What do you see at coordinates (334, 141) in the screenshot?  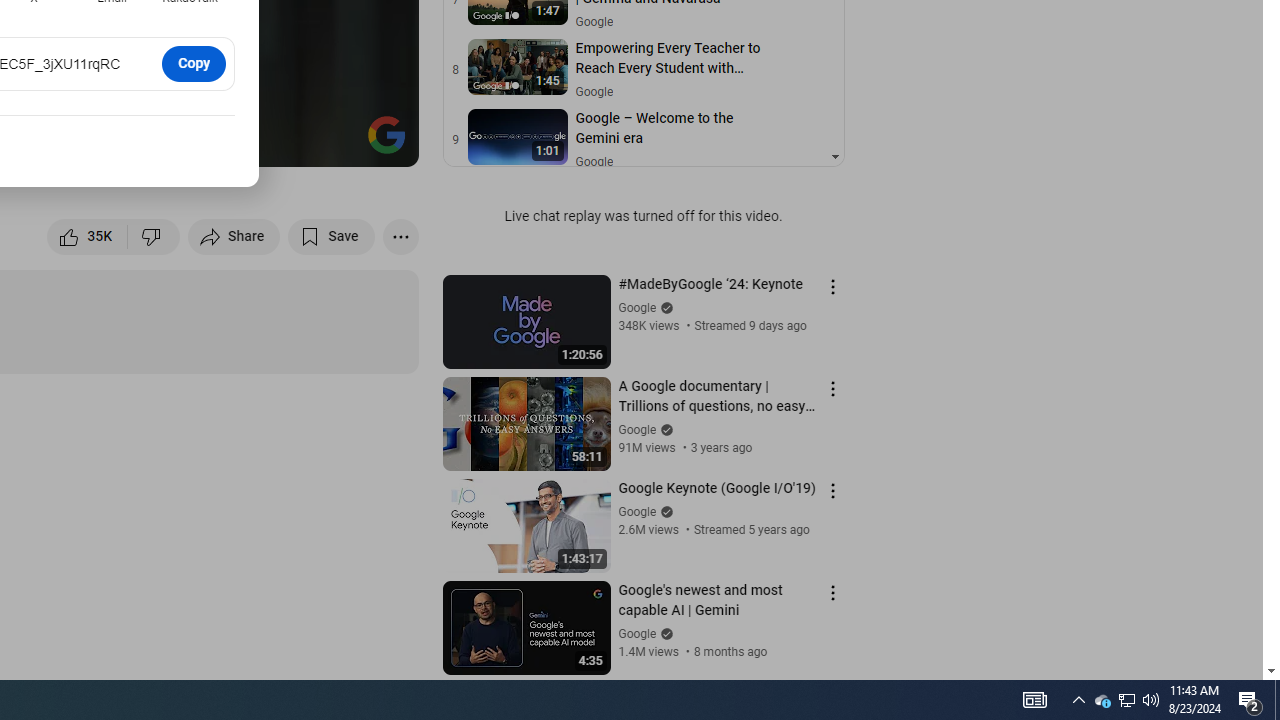 I see `'Theater mode (t)'` at bounding box center [334, 141].